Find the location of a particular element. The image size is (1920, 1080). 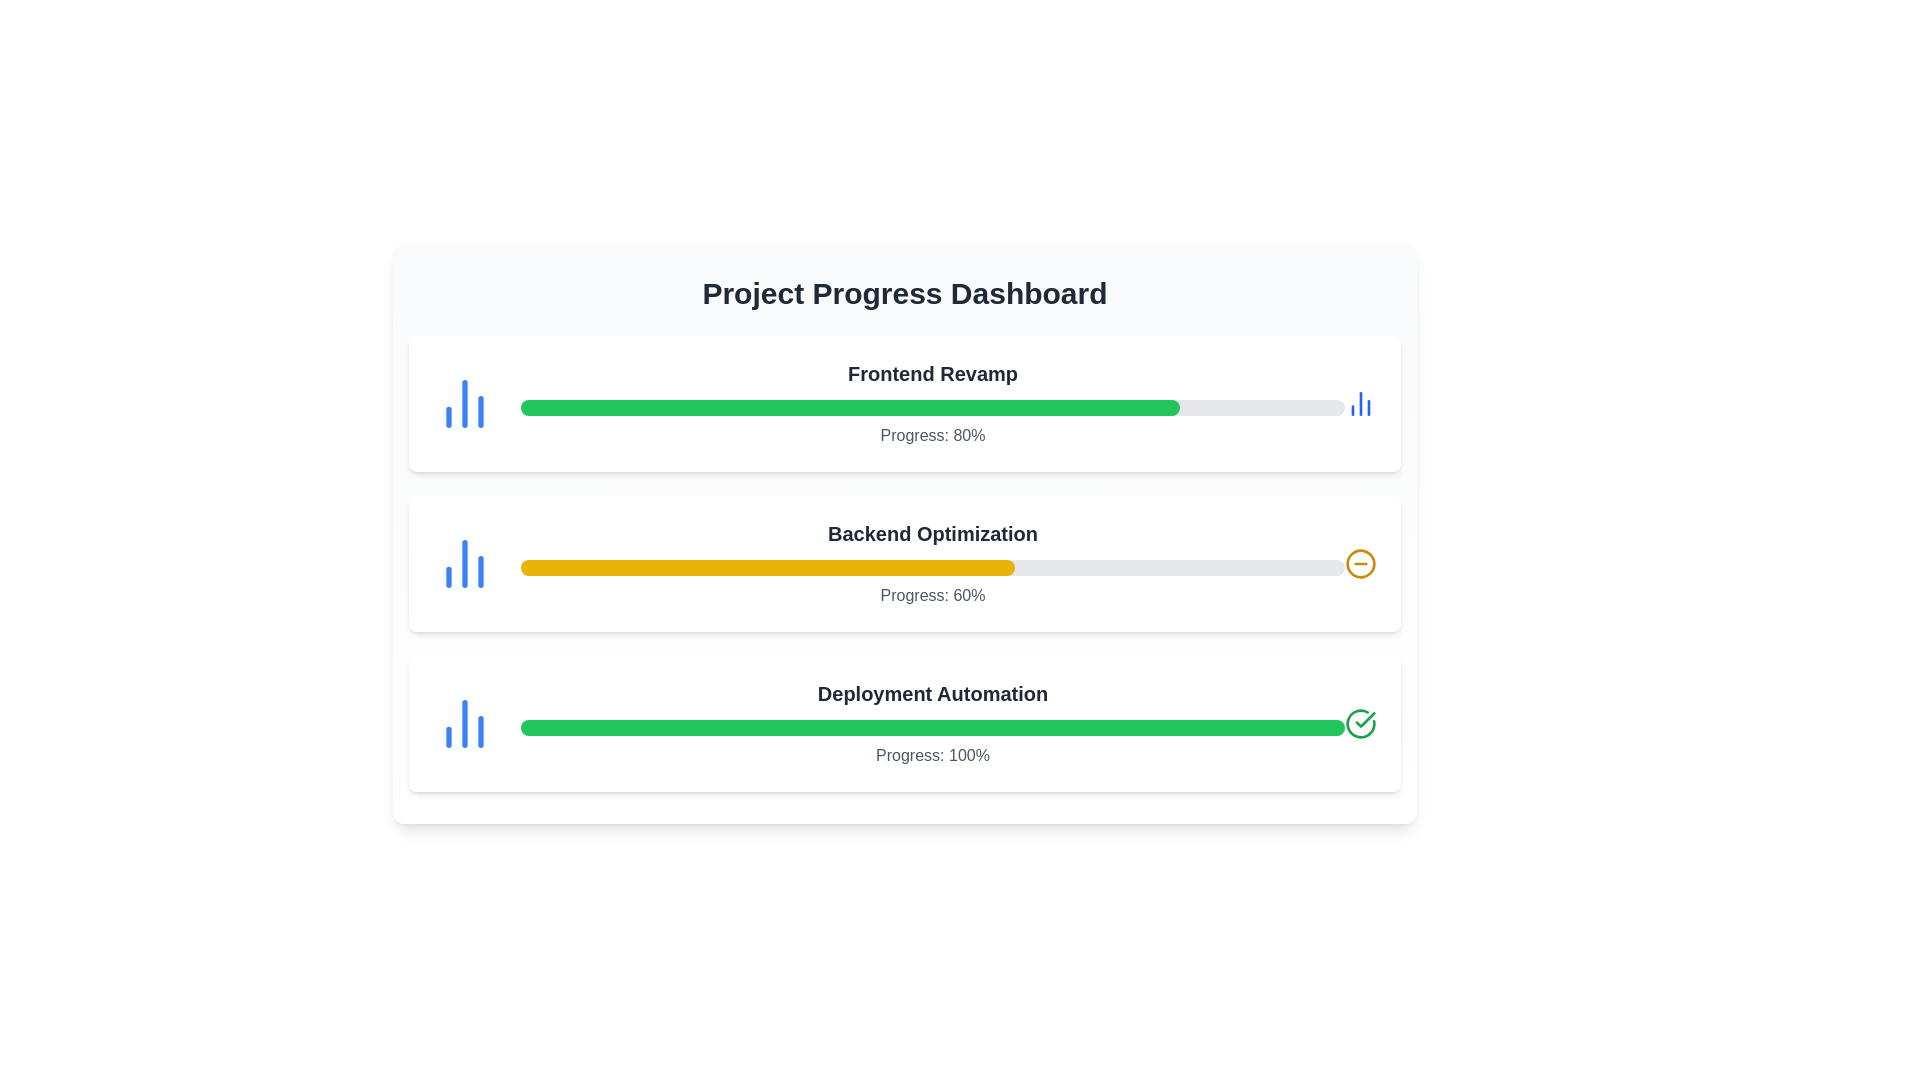

the bar chart icon located at the leftmost side of the 'Frontend Revamp' card, which serves as a visual indicator for data visualization is located at coordinates (464, 404).